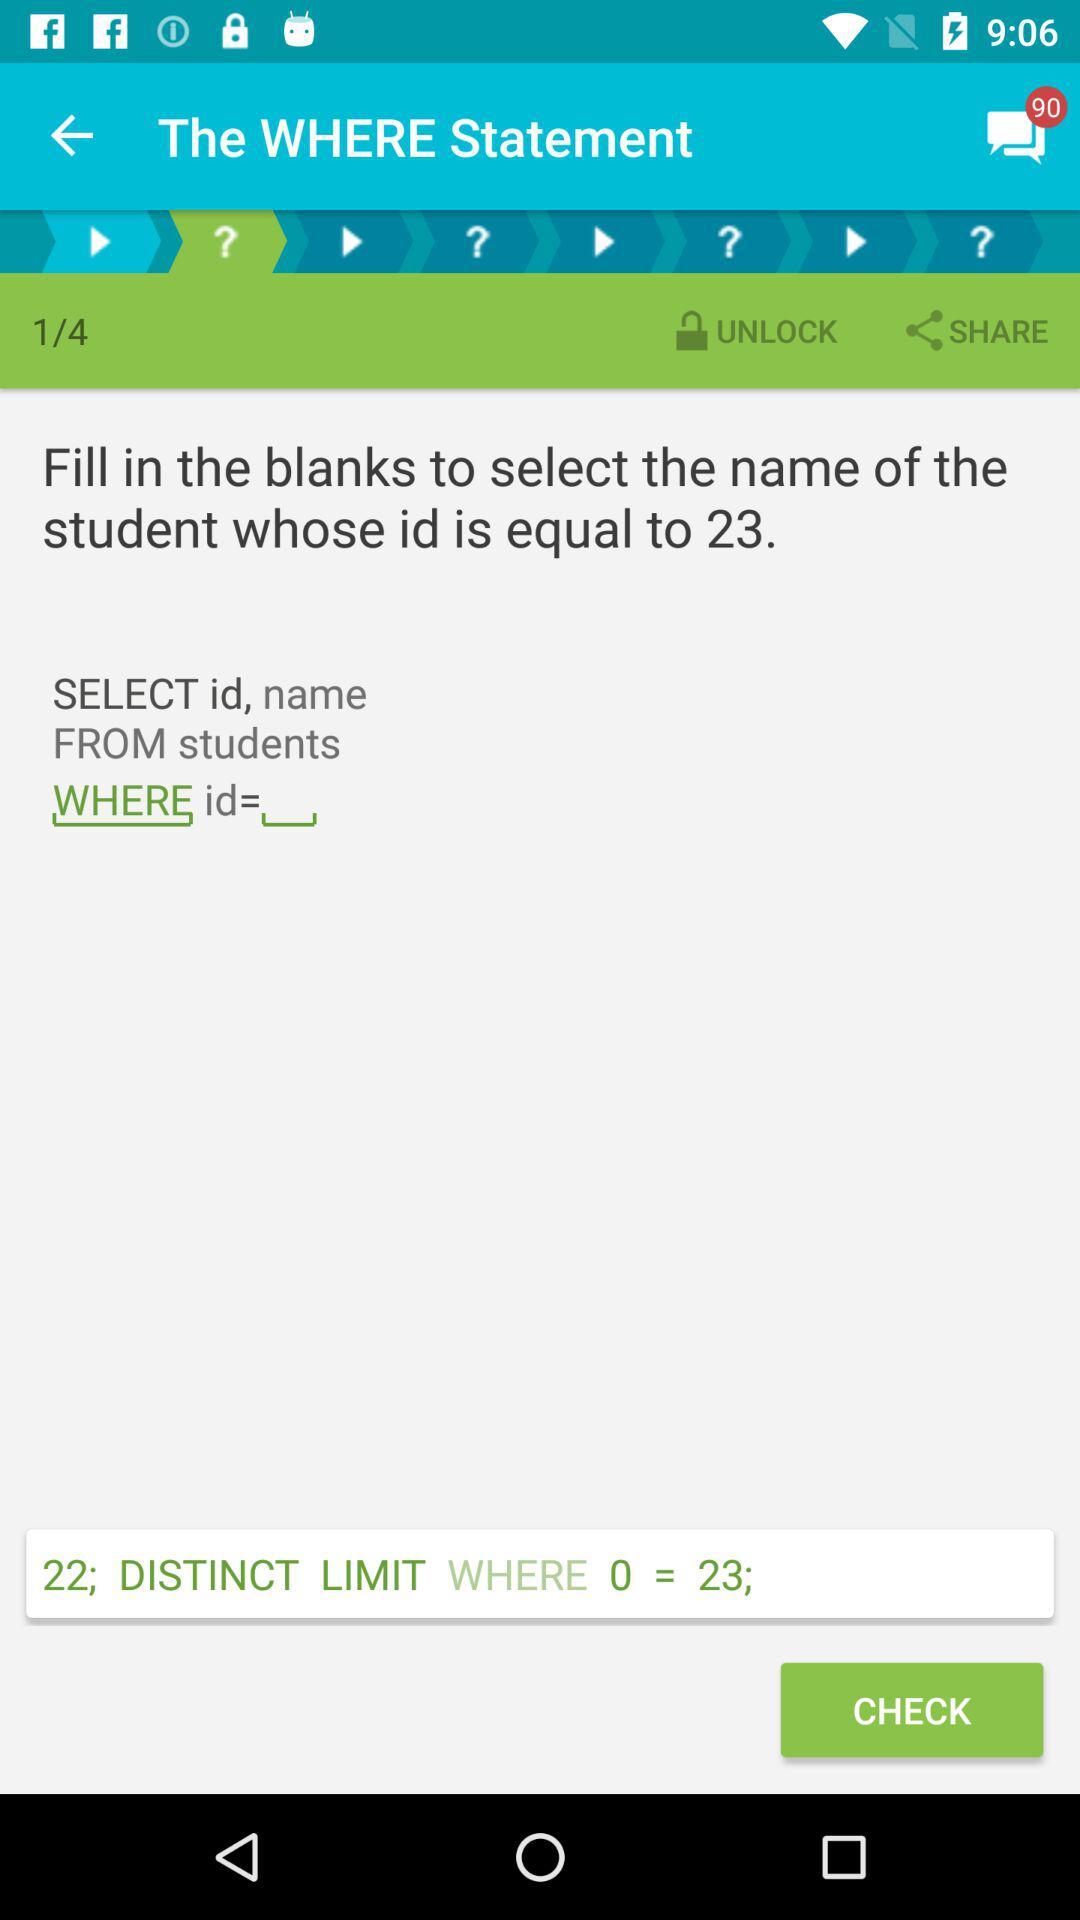  What do you see at coordinates (979, 240) in the screenshot?
I see `a asked for help function` at bounding box center [979, 240].